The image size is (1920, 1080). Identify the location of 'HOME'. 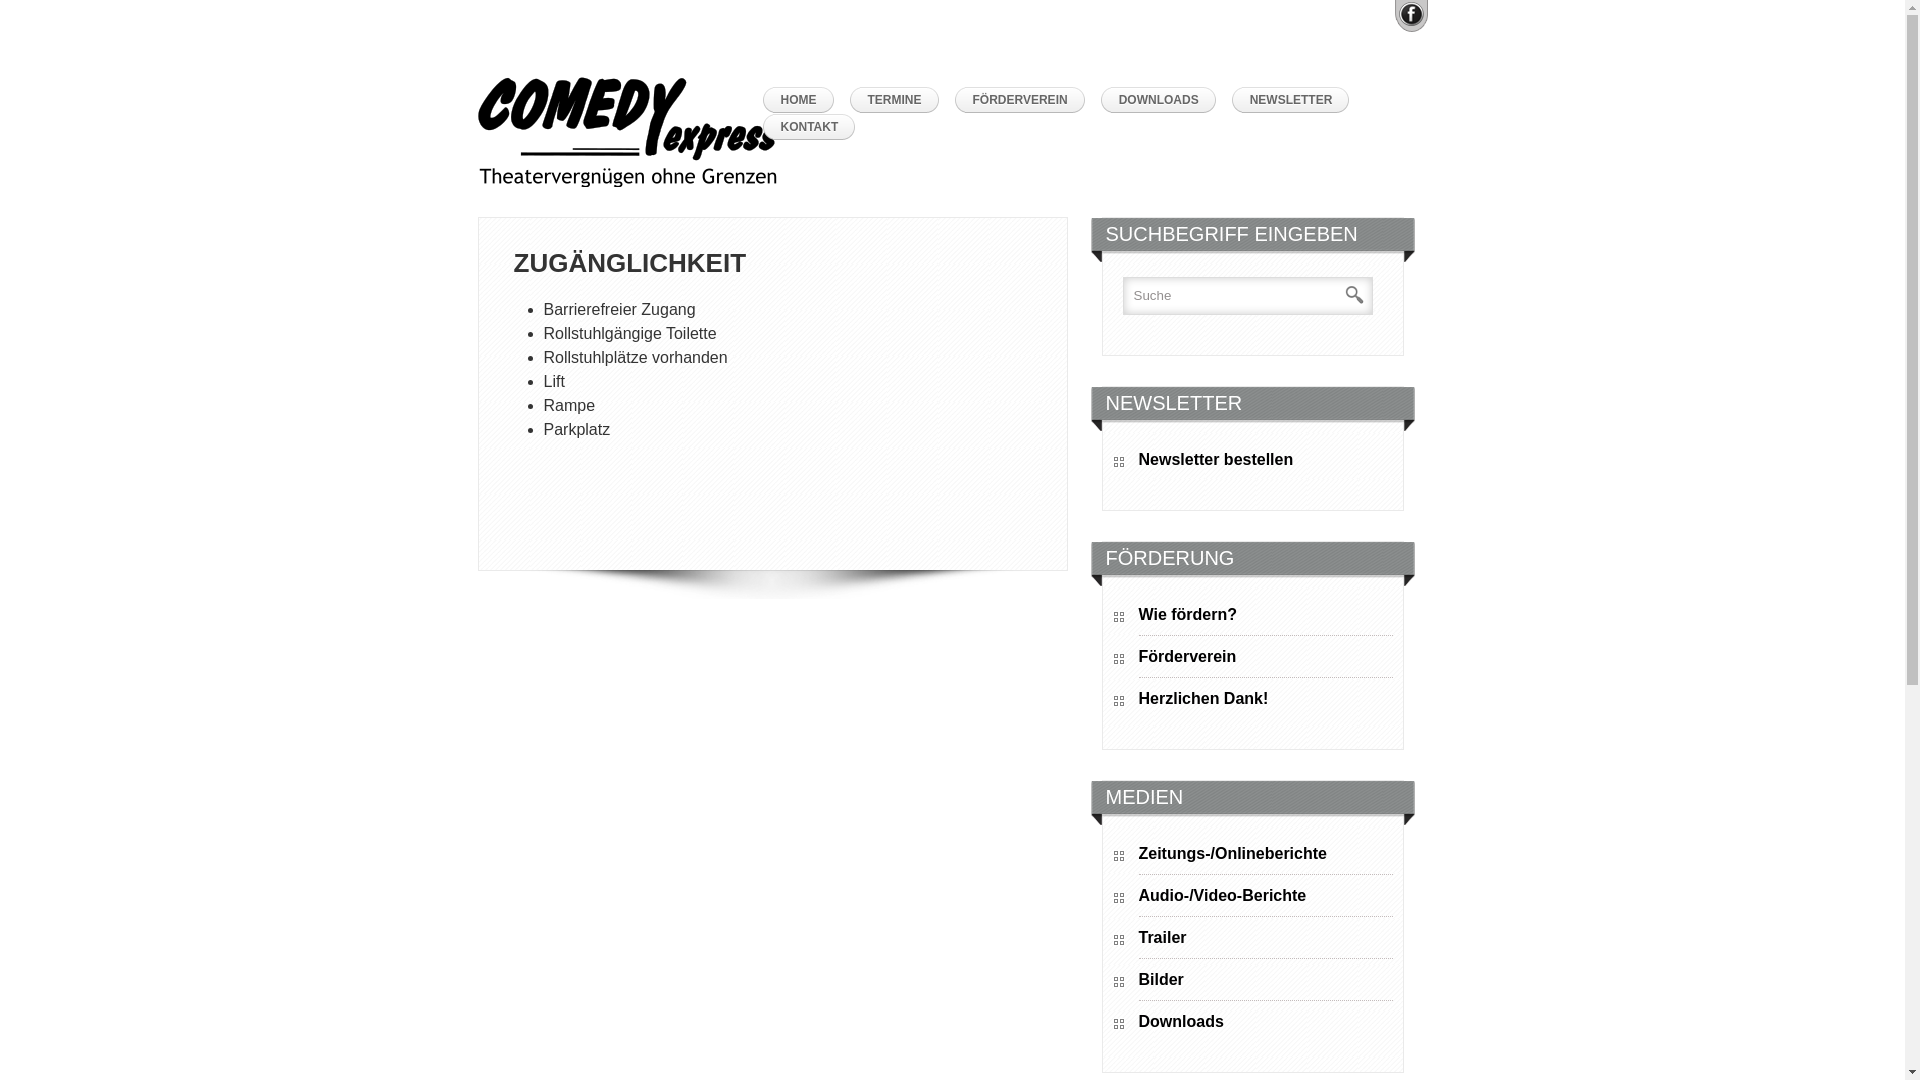
(802, 100).